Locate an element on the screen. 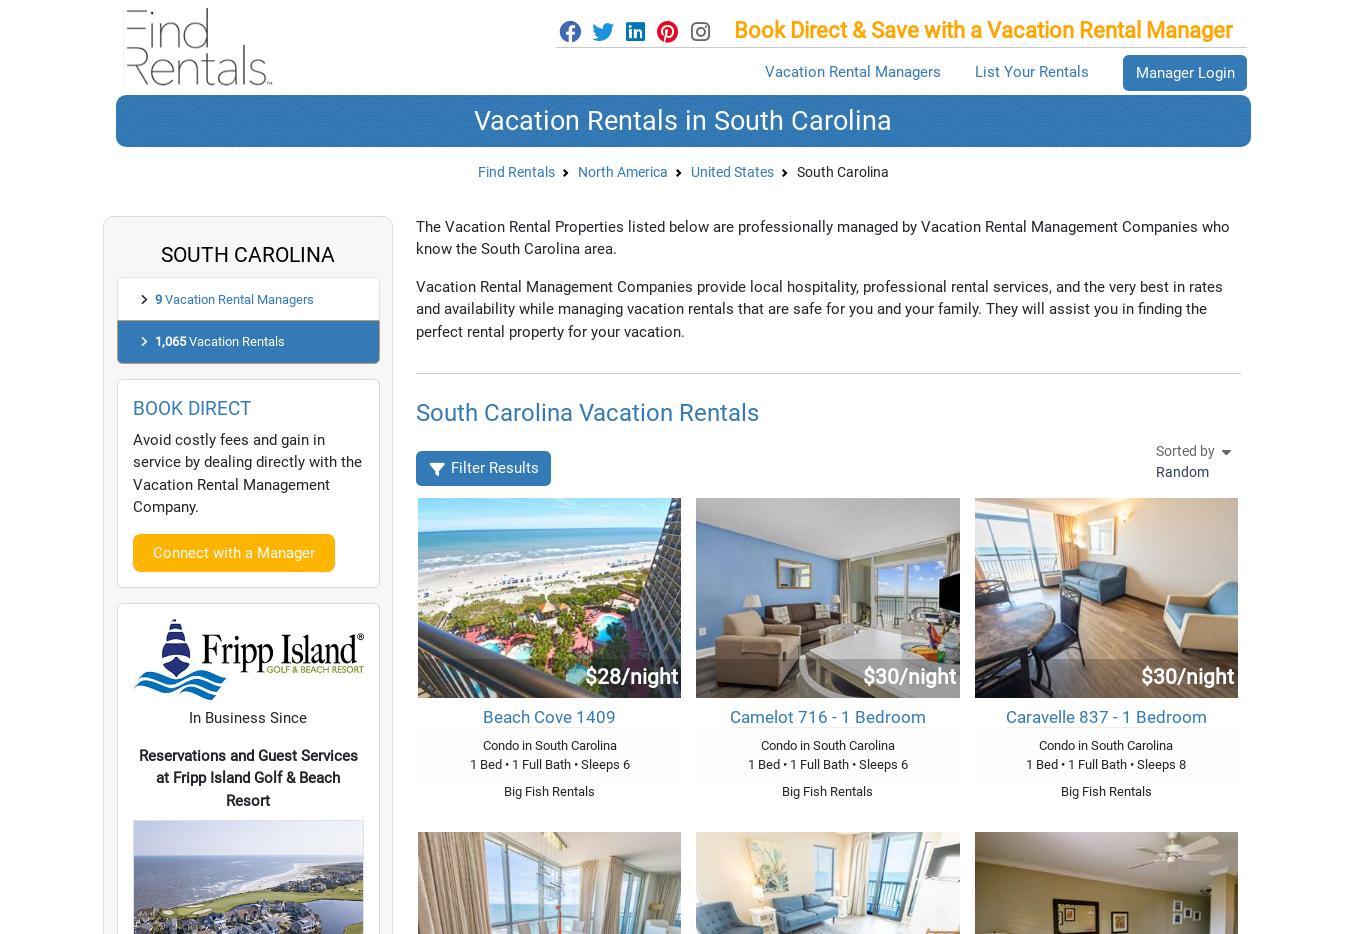  'Sea Islands South Carolina: 448 vacation rentals' is located at coordinates (660, 56).